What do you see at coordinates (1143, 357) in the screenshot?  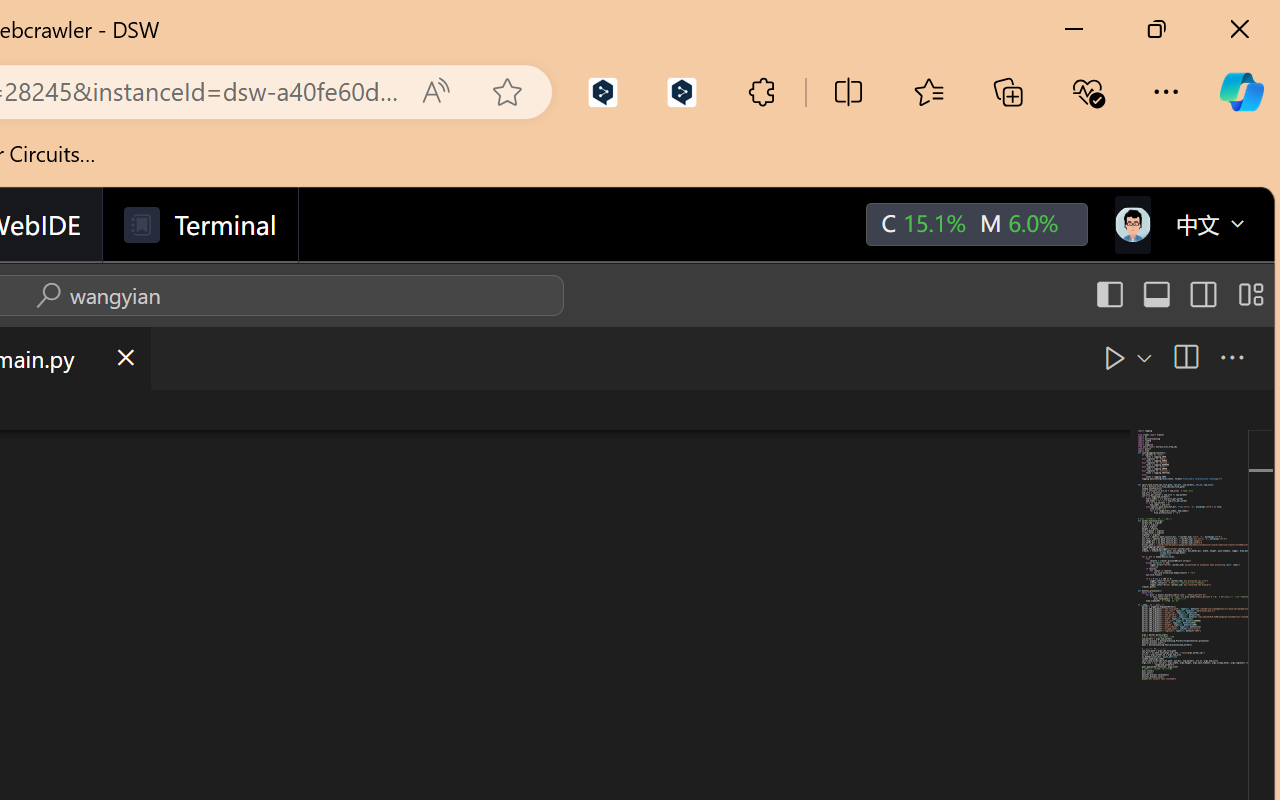 I see `'Run or Debug...'` at bounding box center [1143, 357].